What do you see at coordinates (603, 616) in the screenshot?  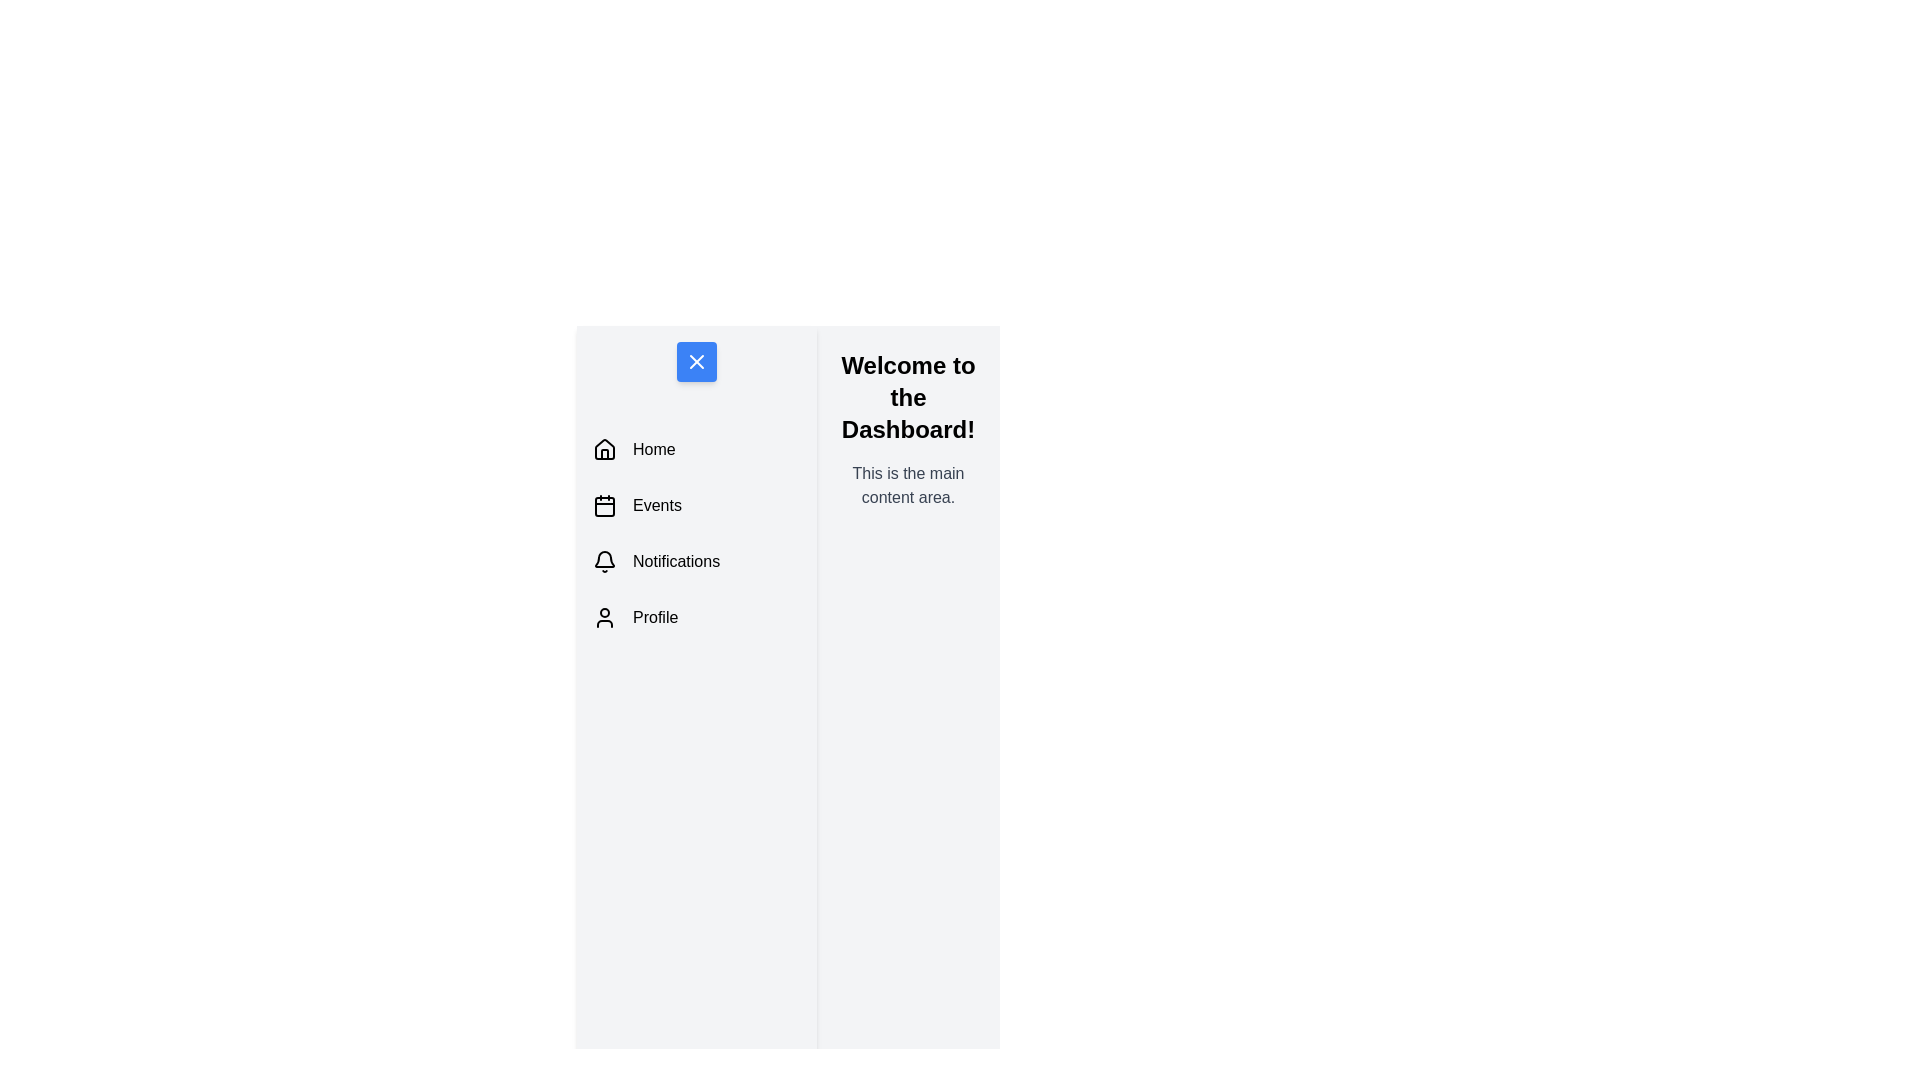 I see `the 'Profile' icon located in the left sidebar, which serves as a visual identifier for user-related actions or settings` at bounding box center [603, 616].